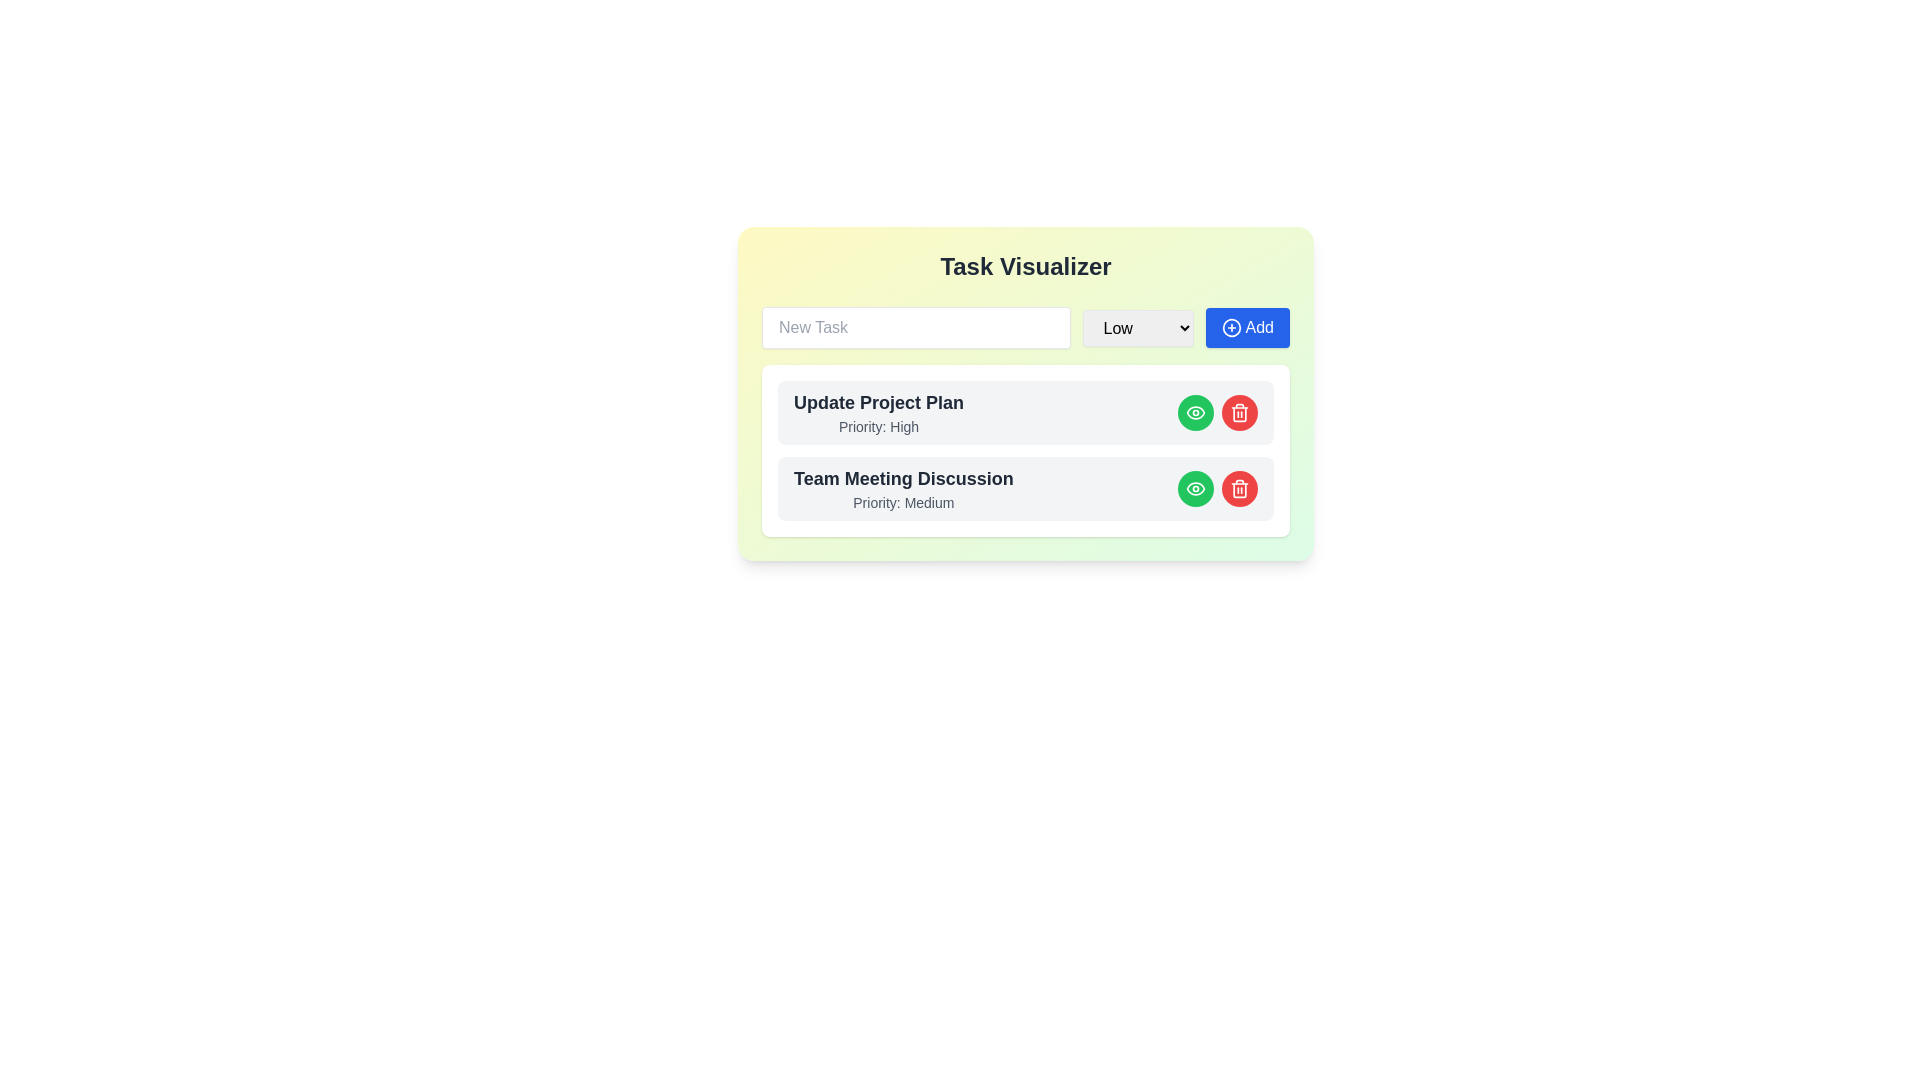 This screenshot has height=1080, width=1920. Describe the element at coordinates (1238, 411) in the screenshot. I see `the trash can icon button with a red circular background, located to the right of the green eye icon` at that location.